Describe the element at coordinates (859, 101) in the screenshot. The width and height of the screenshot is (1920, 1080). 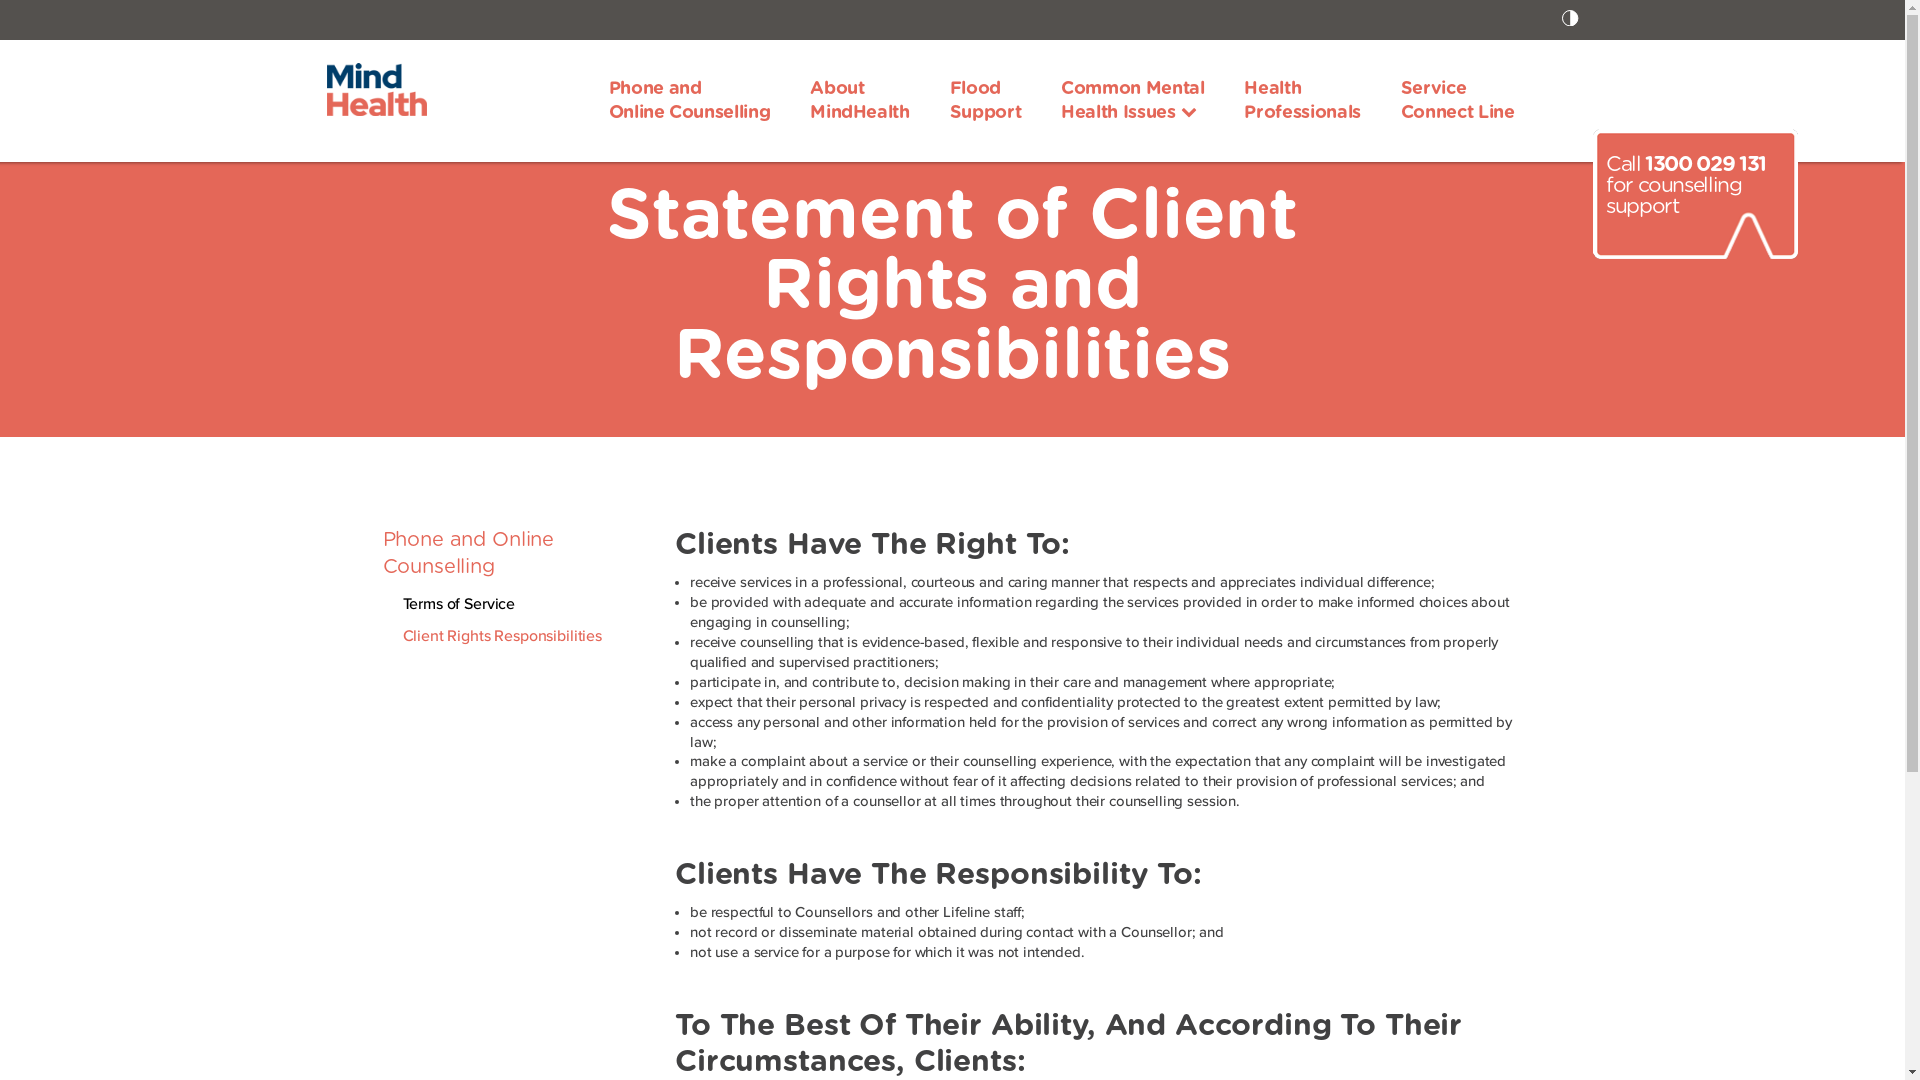
I see `'About` at that location.